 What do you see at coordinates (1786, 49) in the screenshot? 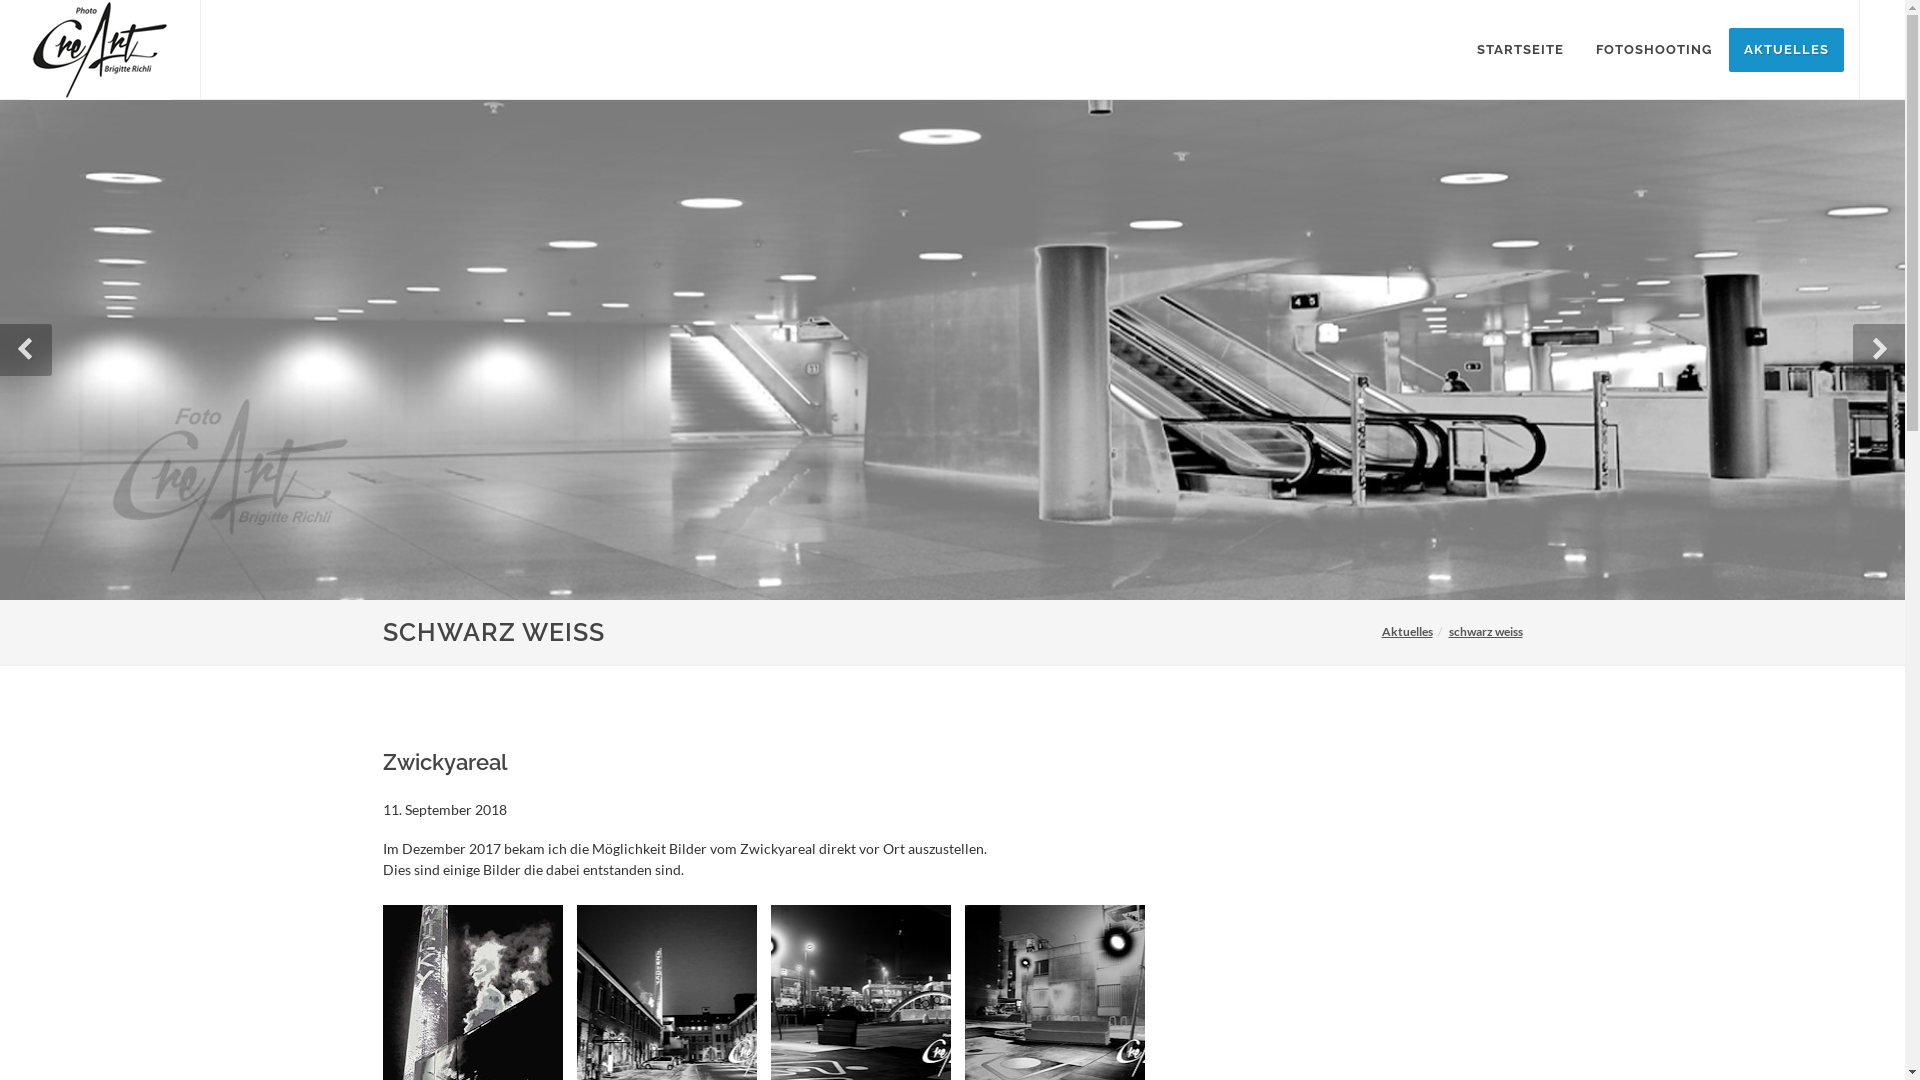
I see `'AKTUELLES'` at bounding box center [1786, 49].